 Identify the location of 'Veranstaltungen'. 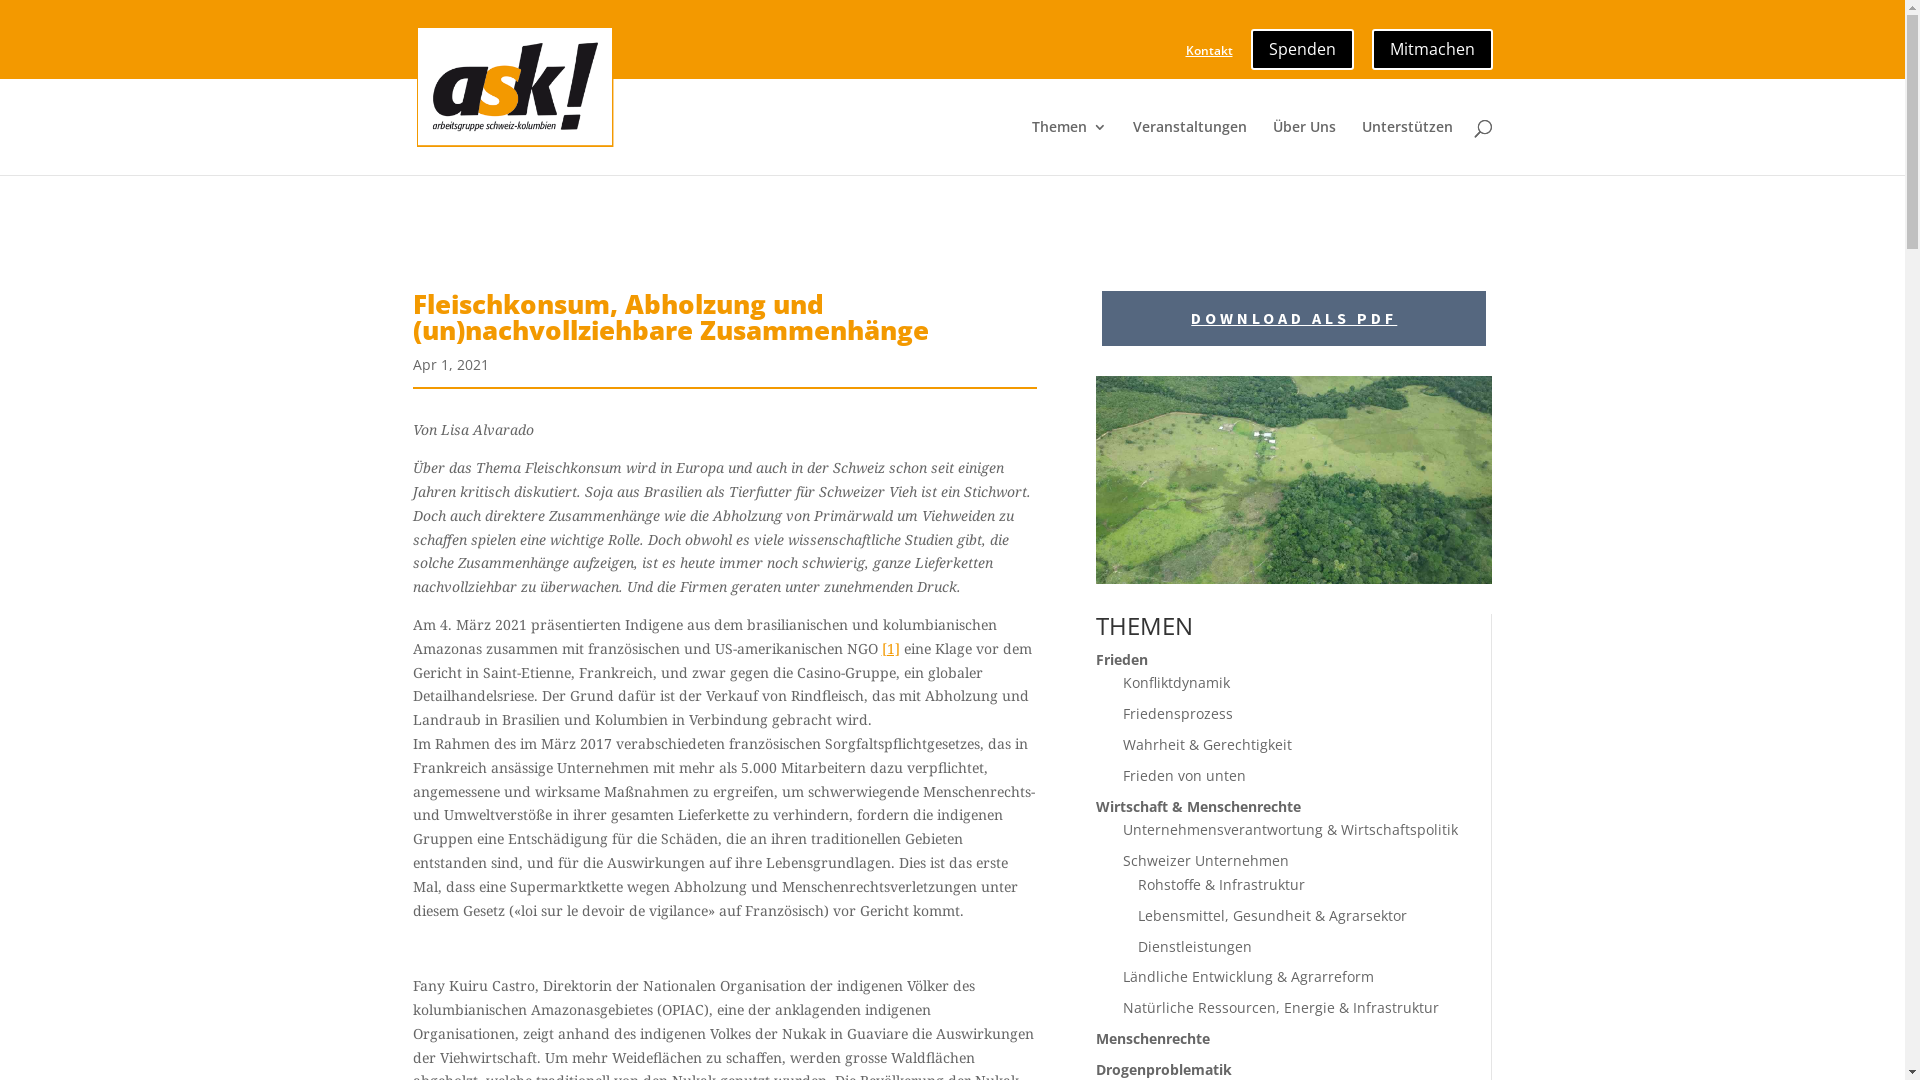
(1132, 146).